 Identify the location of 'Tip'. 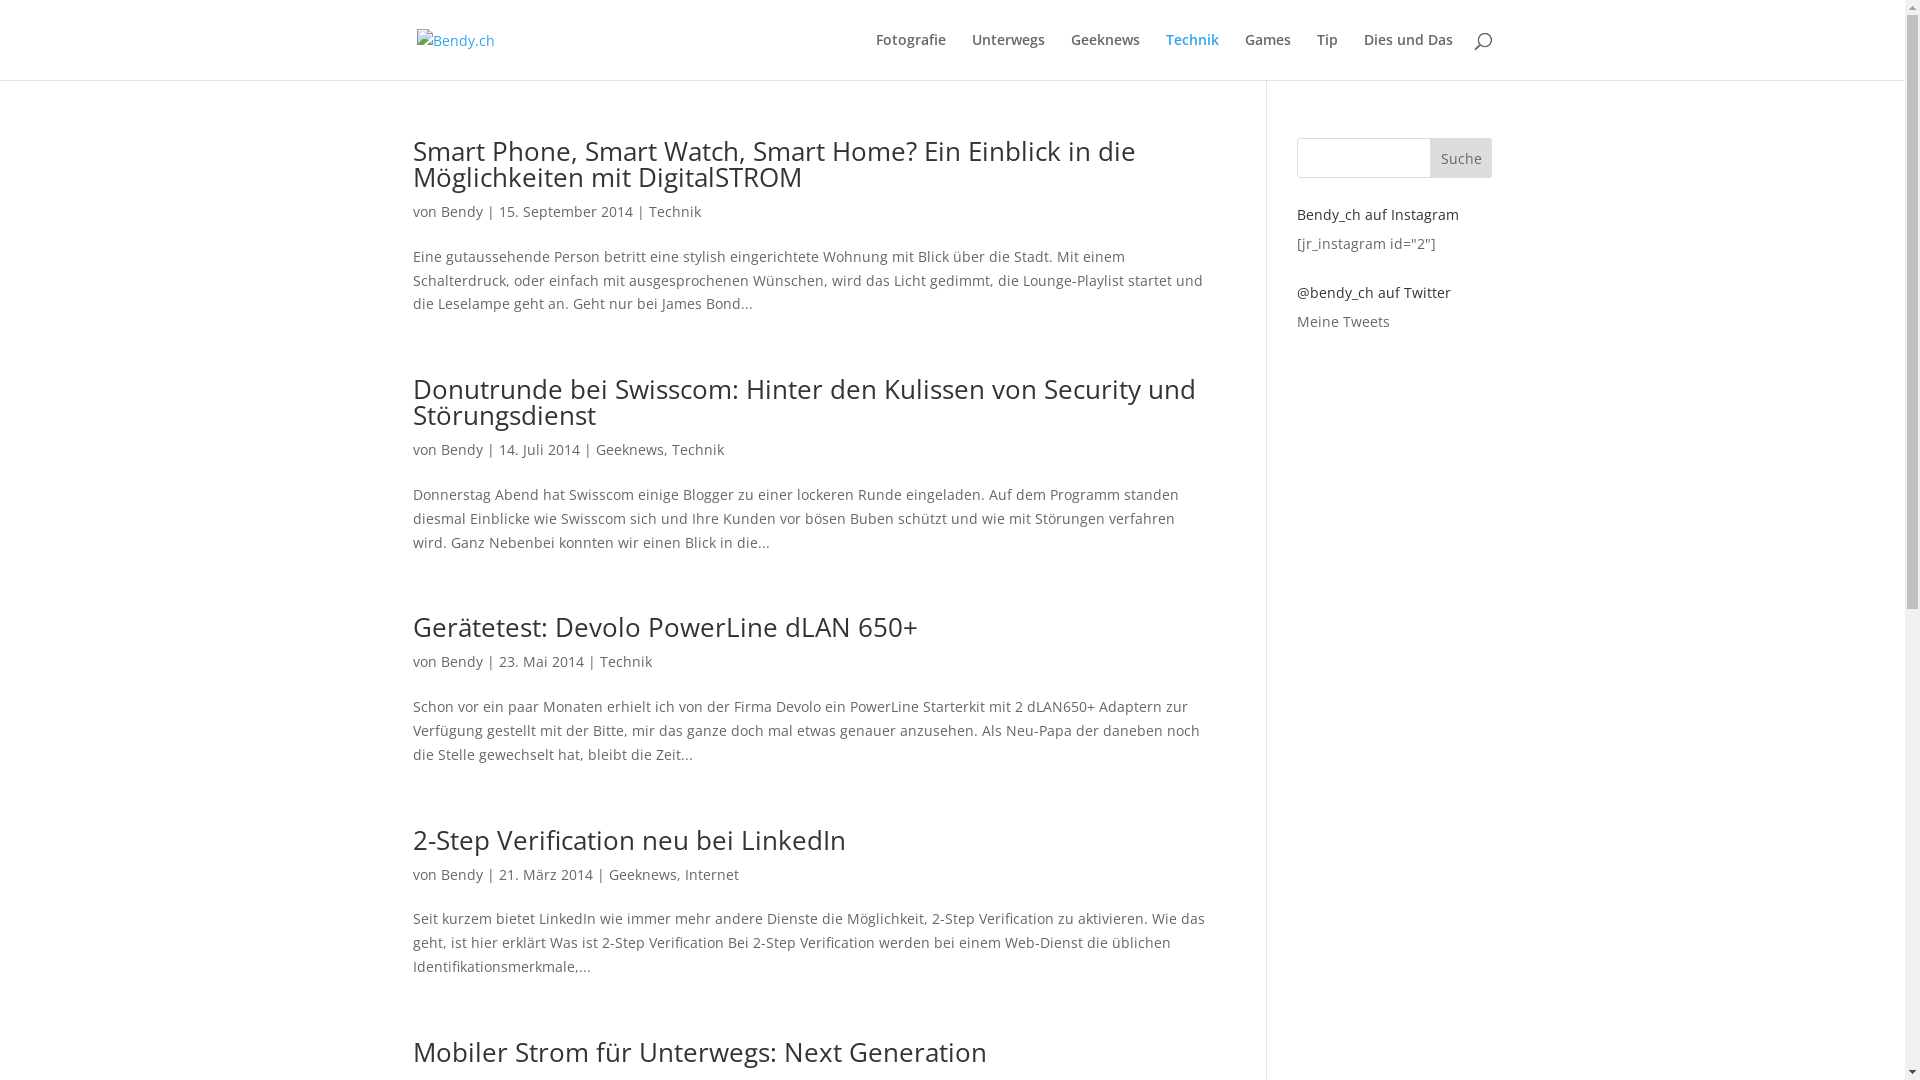
(1326, 55).